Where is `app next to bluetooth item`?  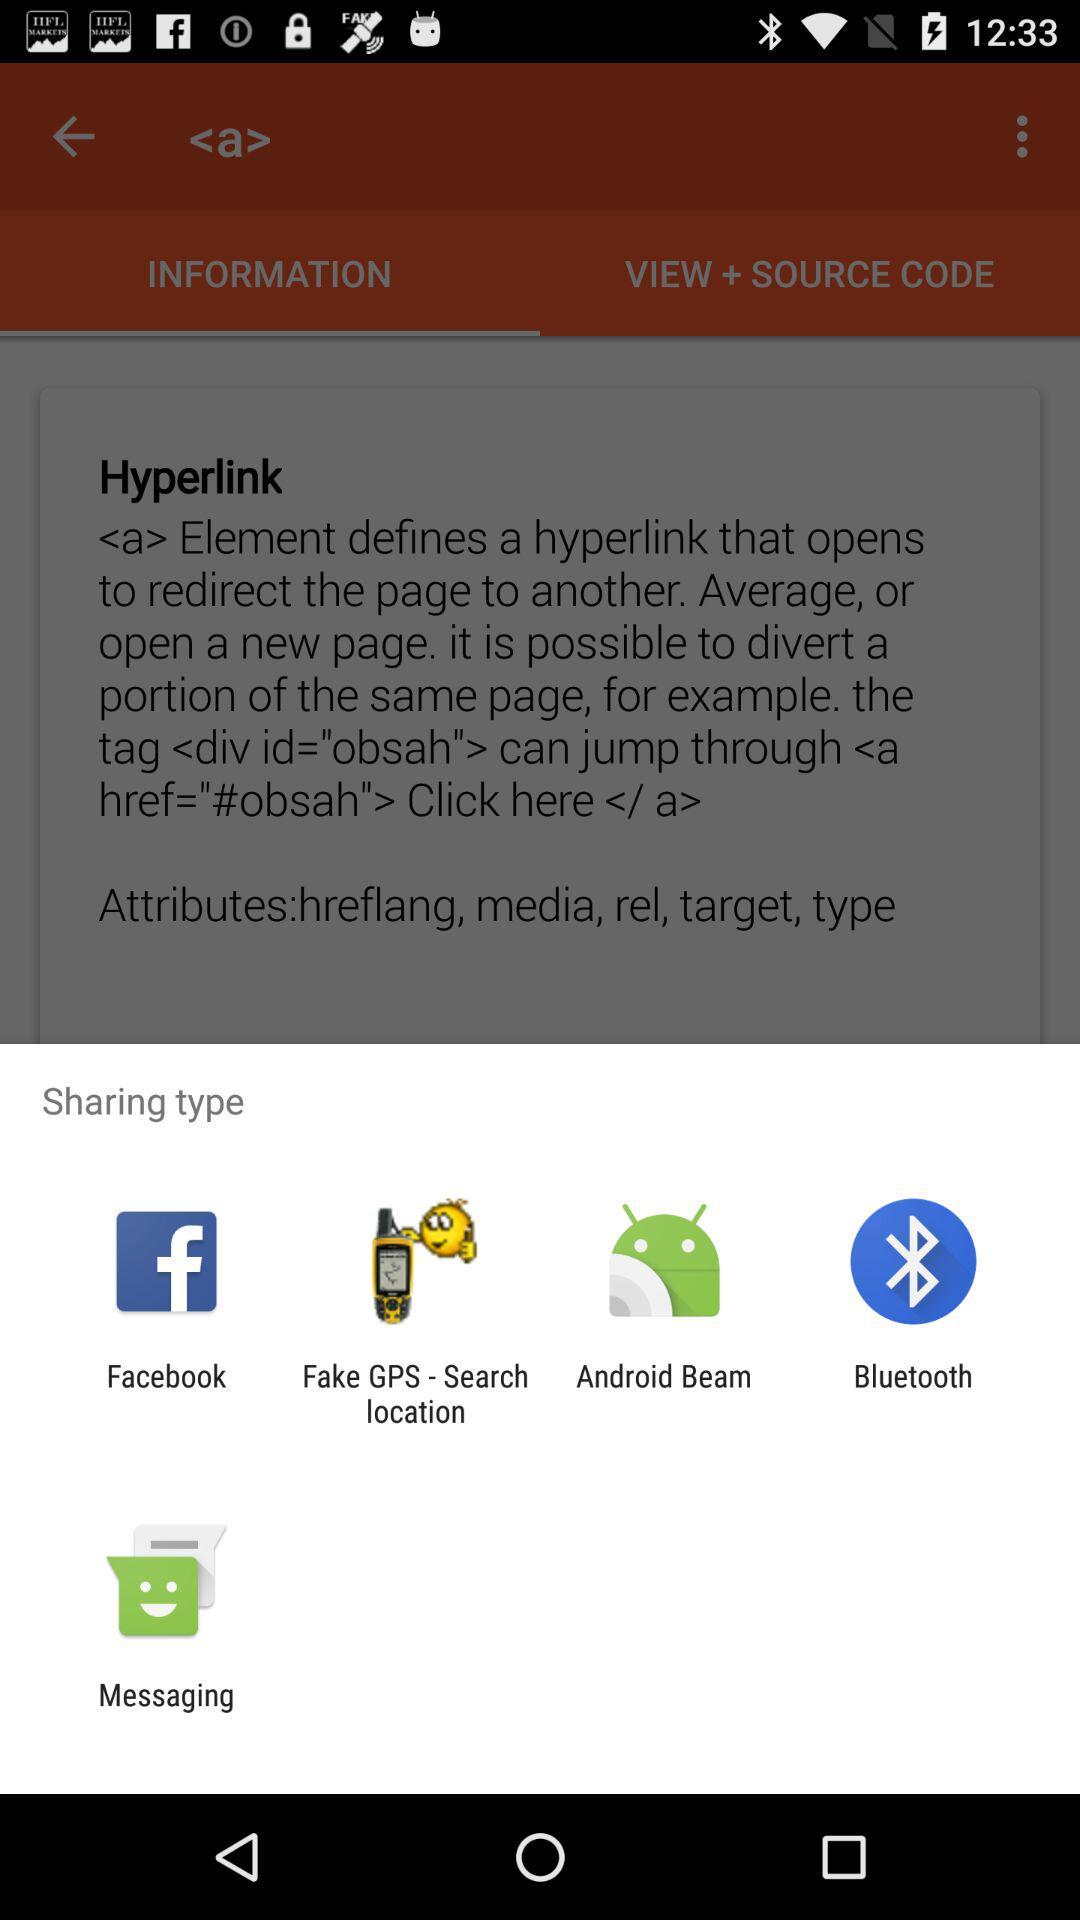
app next to bluetooth item is located at coordinates (664, 1392).